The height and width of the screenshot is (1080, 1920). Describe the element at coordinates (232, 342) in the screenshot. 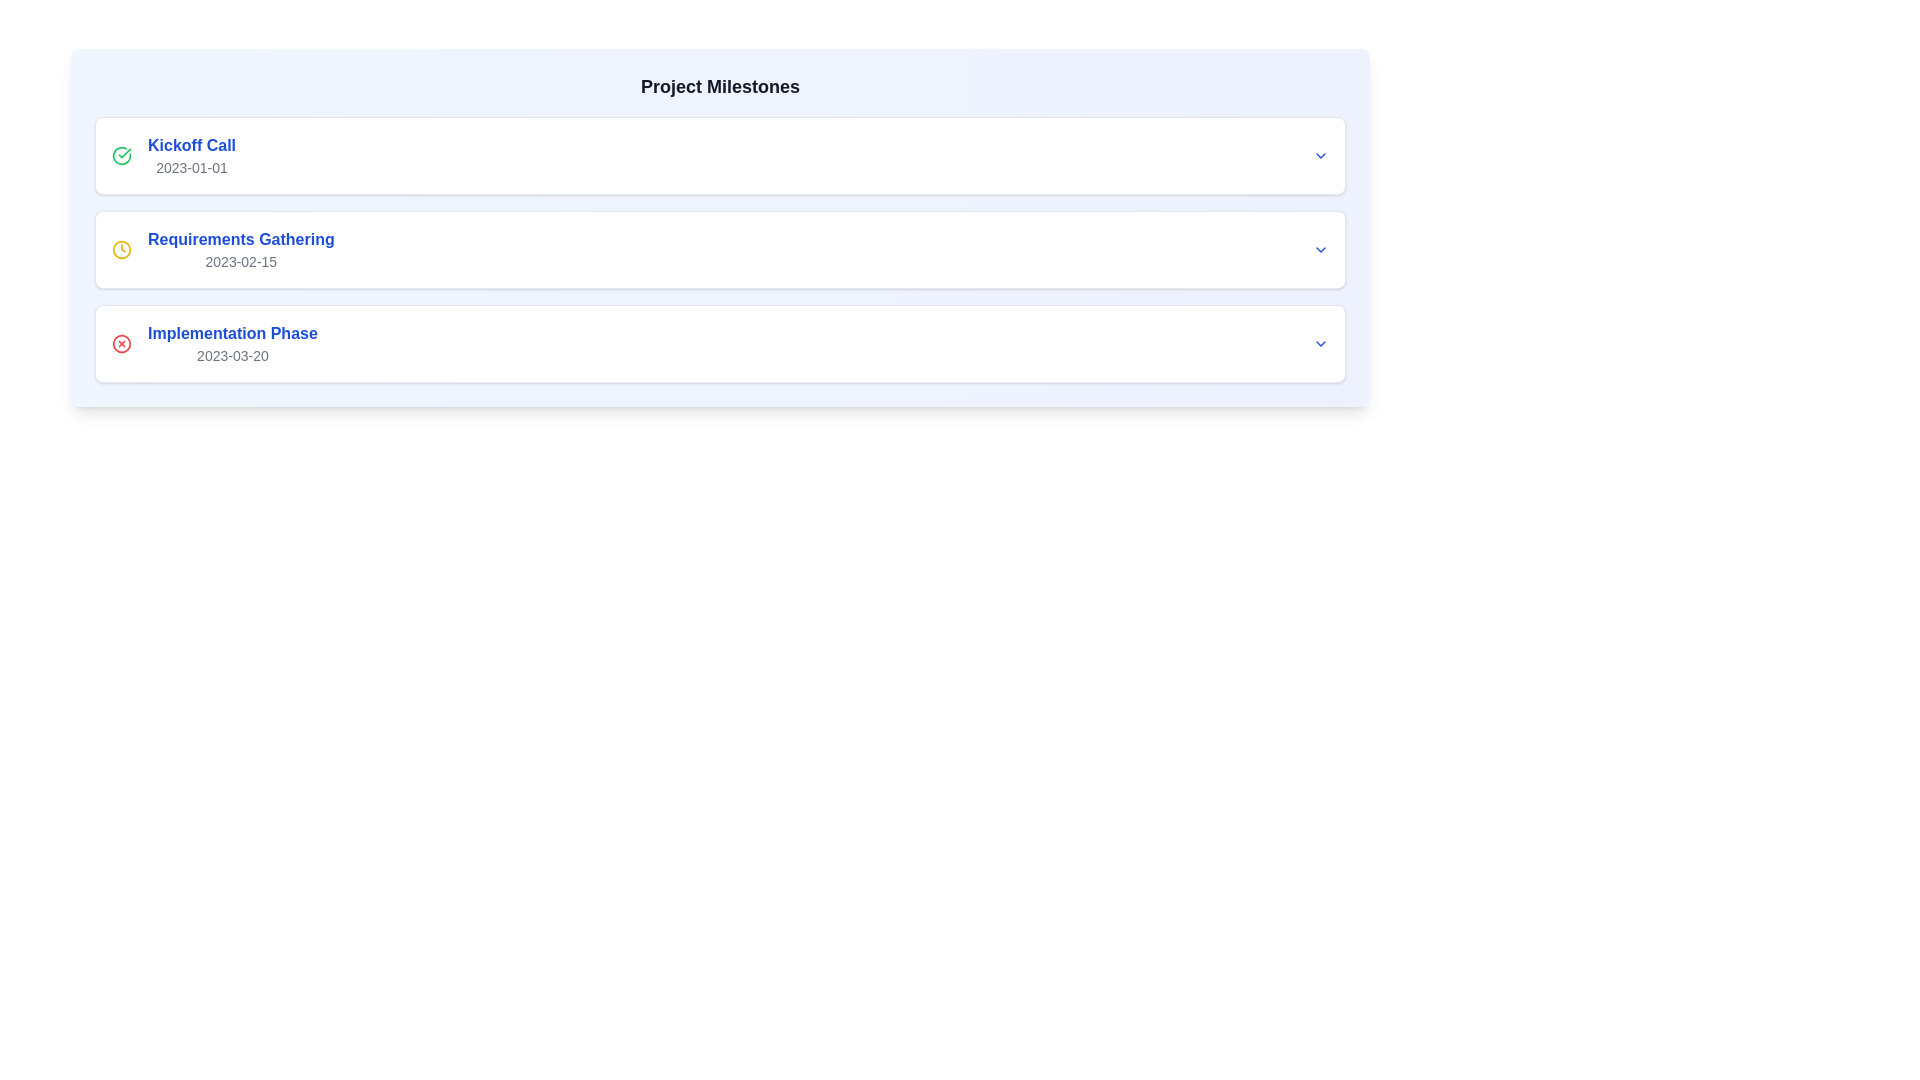

I see `the text block labeled 'Implementation Phase' with a subtext of '2023-03-20' within the 'Project Milestones' section` at that location.